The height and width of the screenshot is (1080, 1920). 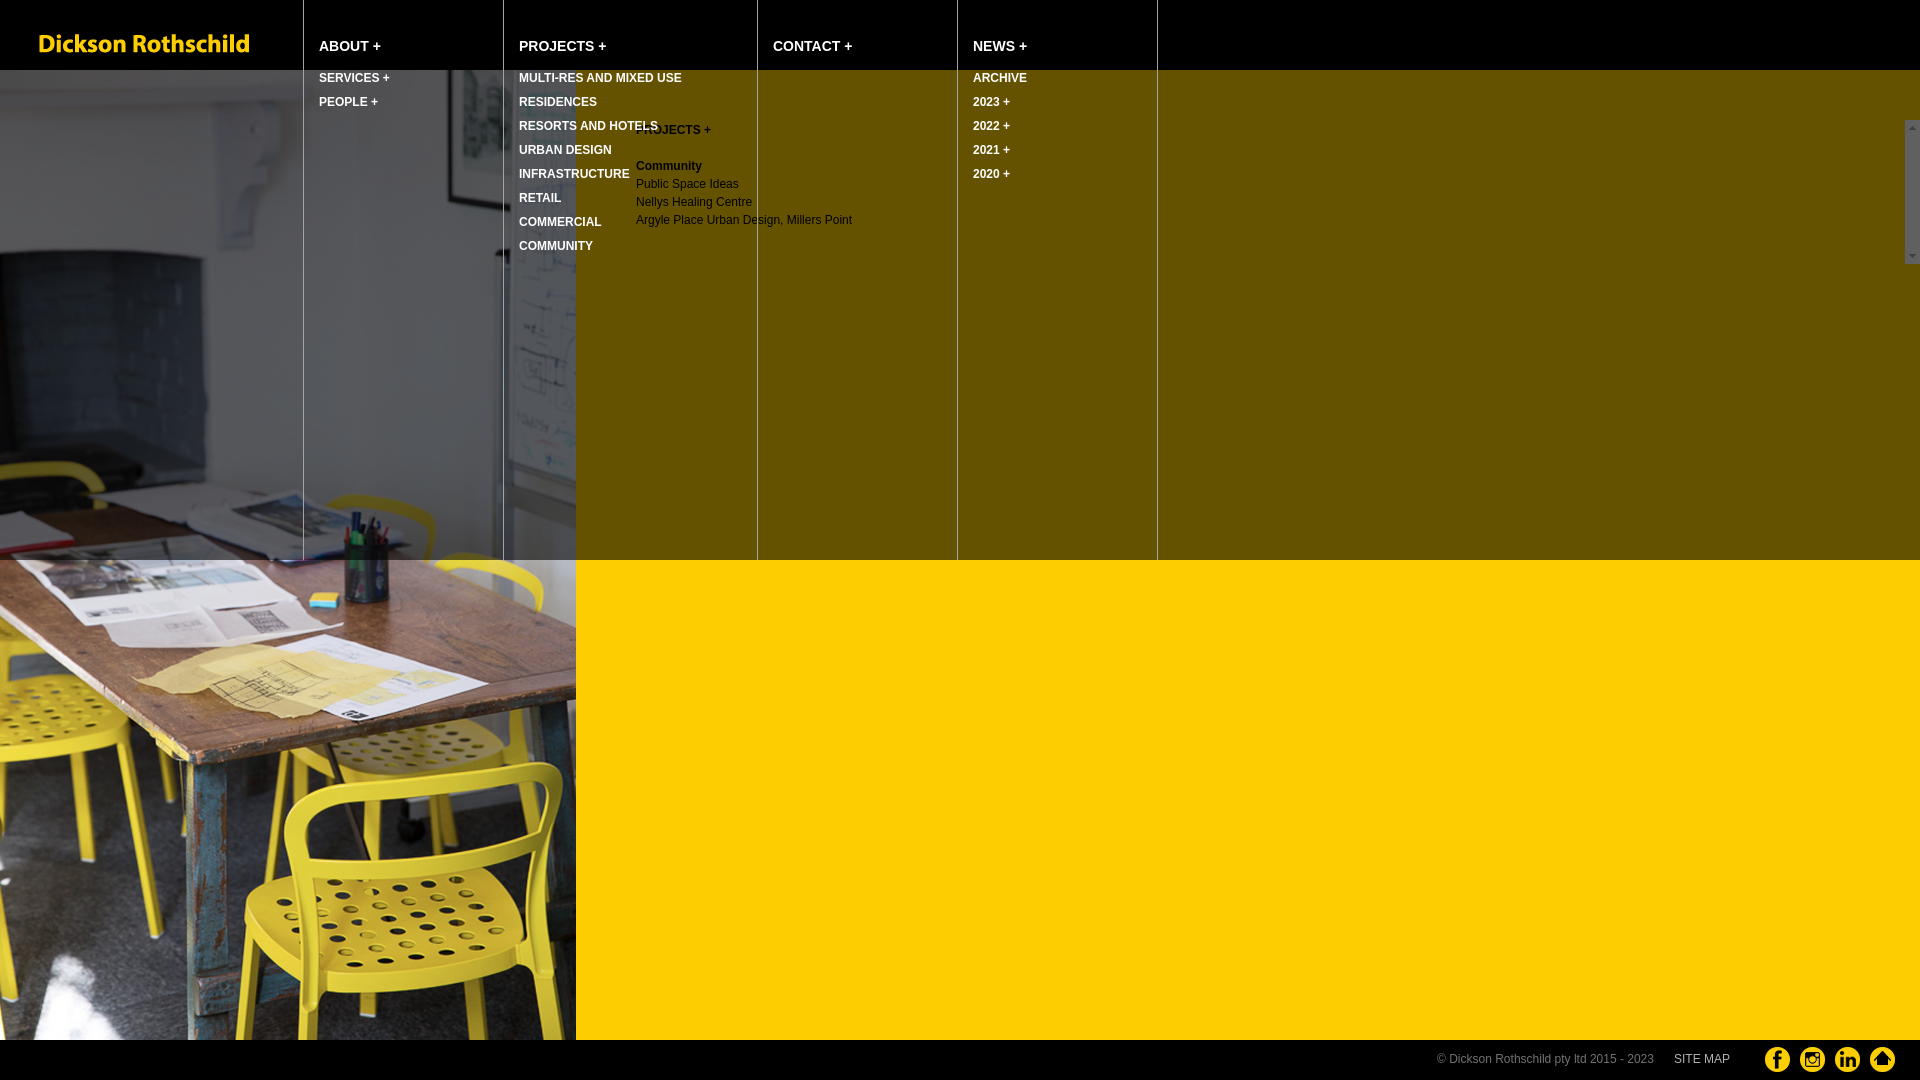 I want to click on 'CONTACT +', so click(x=757, y=33).